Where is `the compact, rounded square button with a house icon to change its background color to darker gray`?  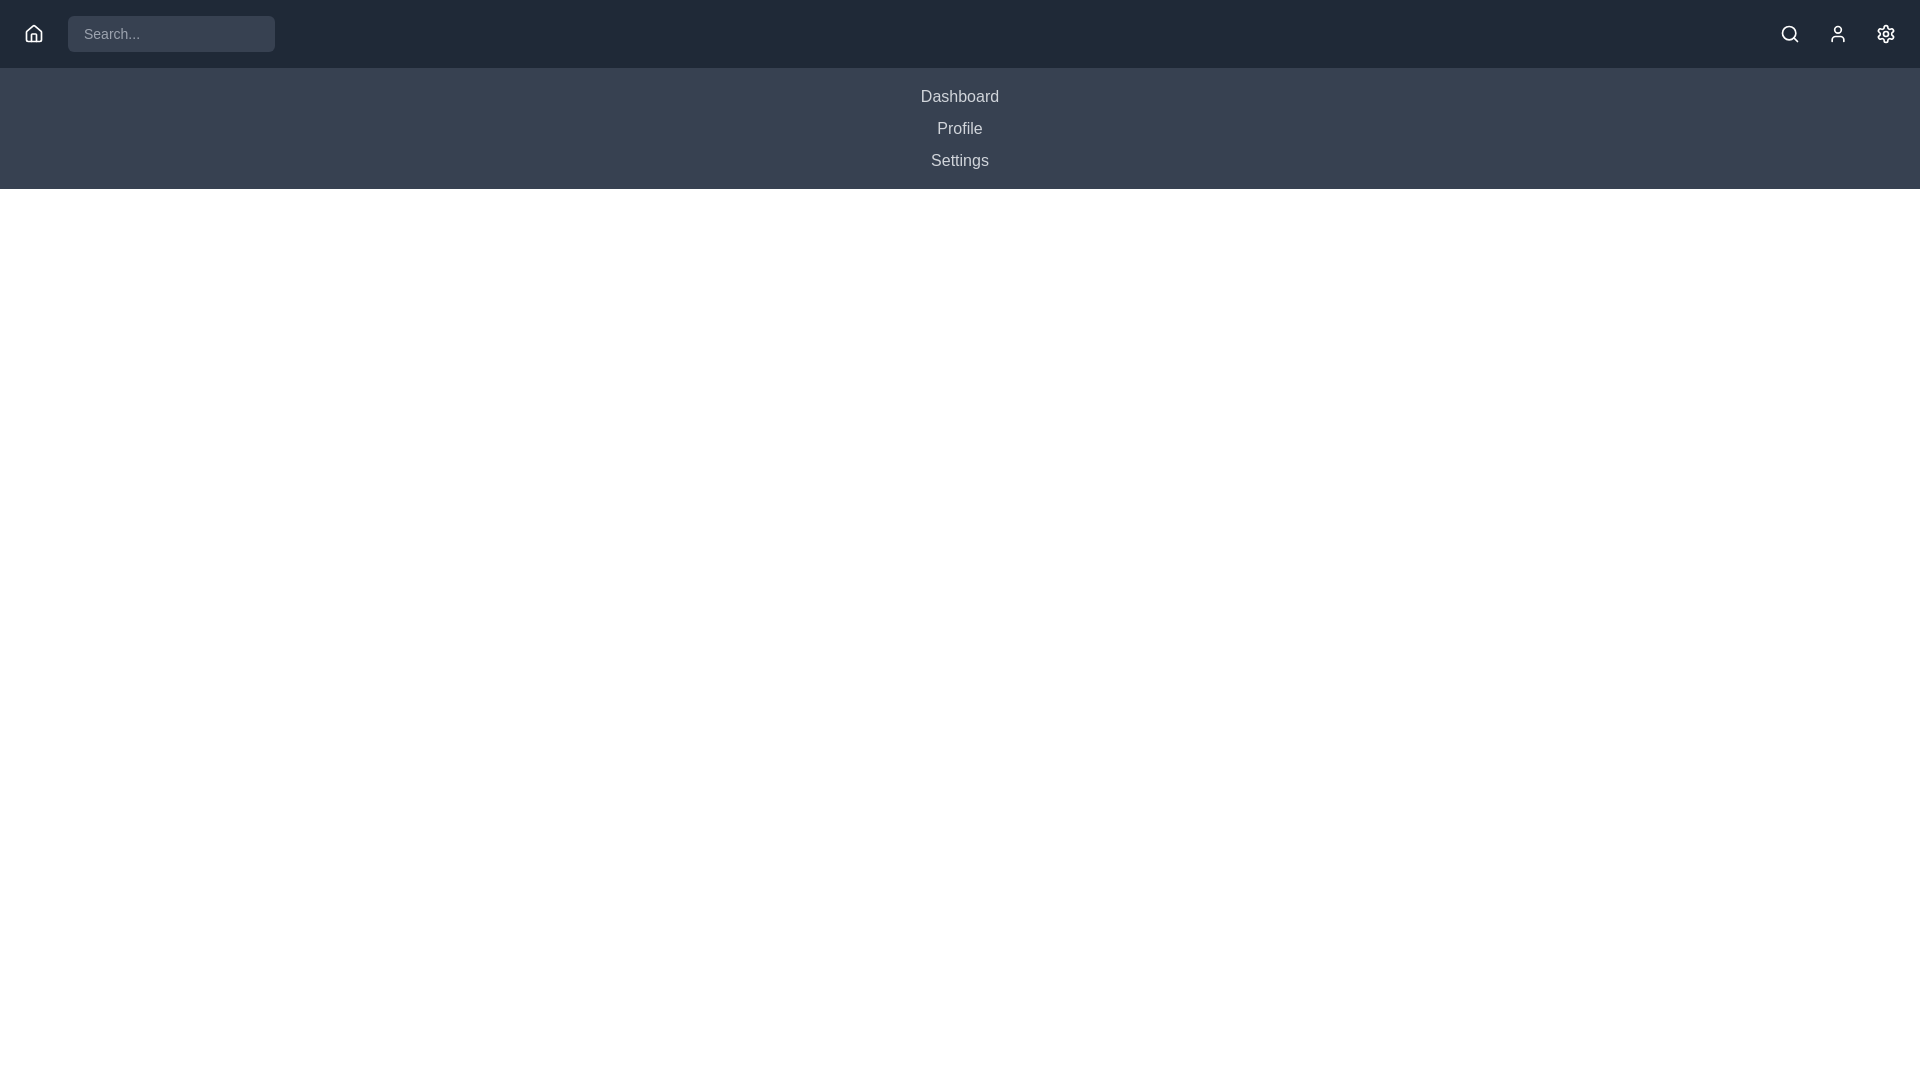
the compact, rounded square button with a house icon to change its background color to darker gray is located at coordinates (33, 34).